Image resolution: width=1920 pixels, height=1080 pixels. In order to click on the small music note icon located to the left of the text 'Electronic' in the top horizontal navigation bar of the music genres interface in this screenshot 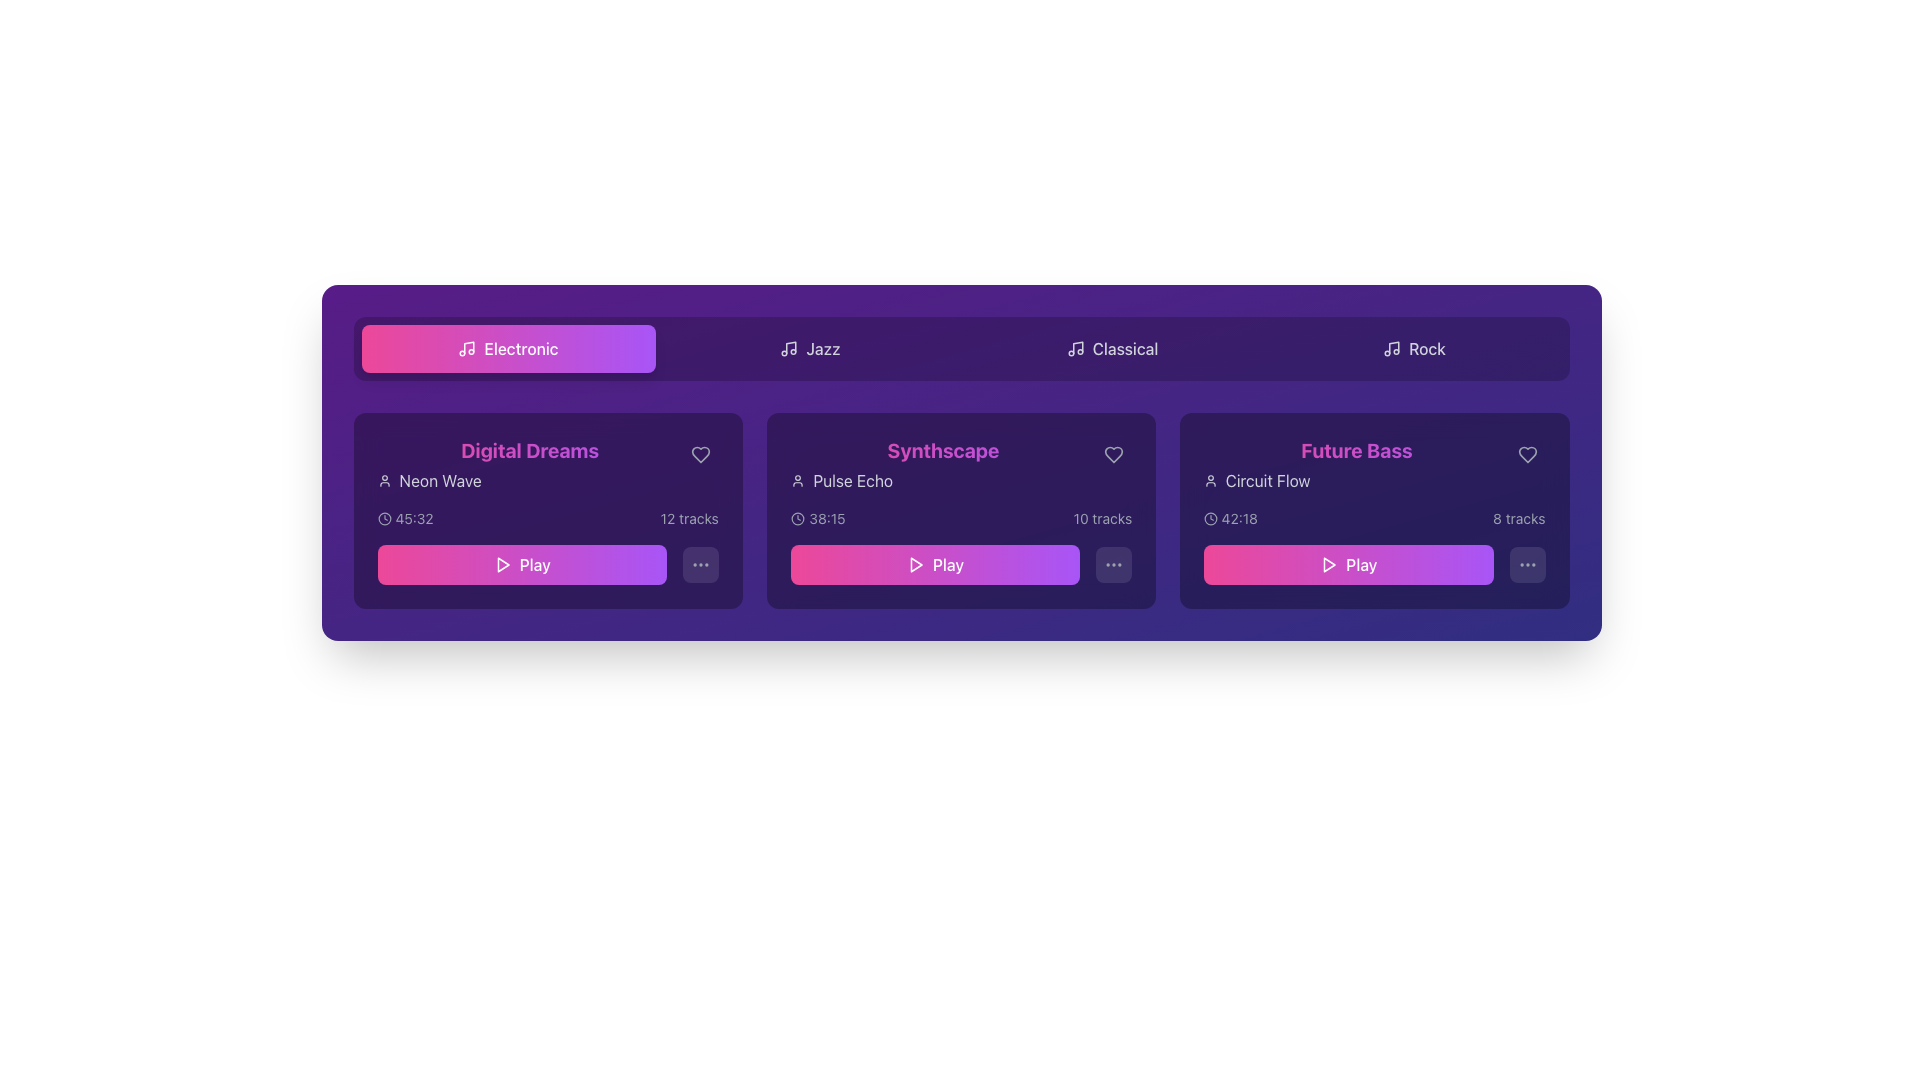, I will do `click(466, 347)`.